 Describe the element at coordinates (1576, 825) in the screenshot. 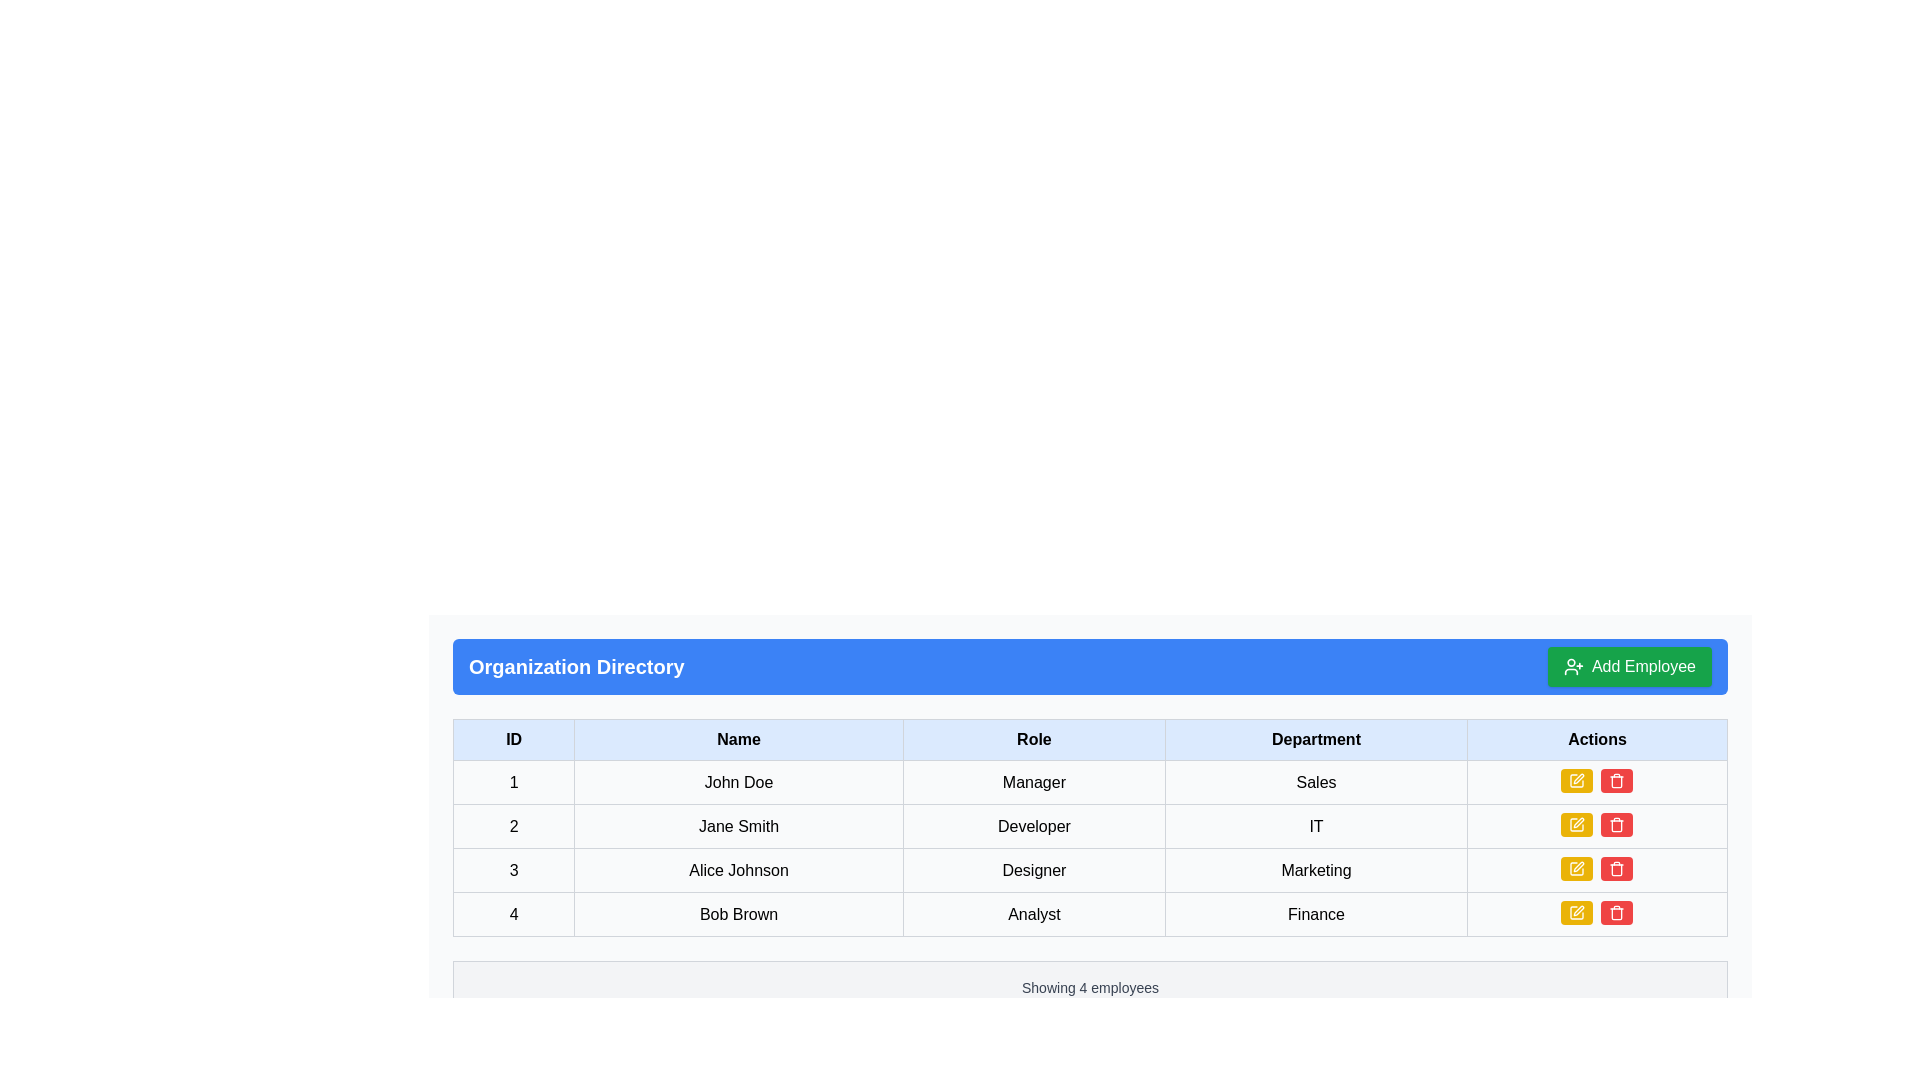

I see `the edit button located in the 'Actions' column of the second row in the table` at that location.